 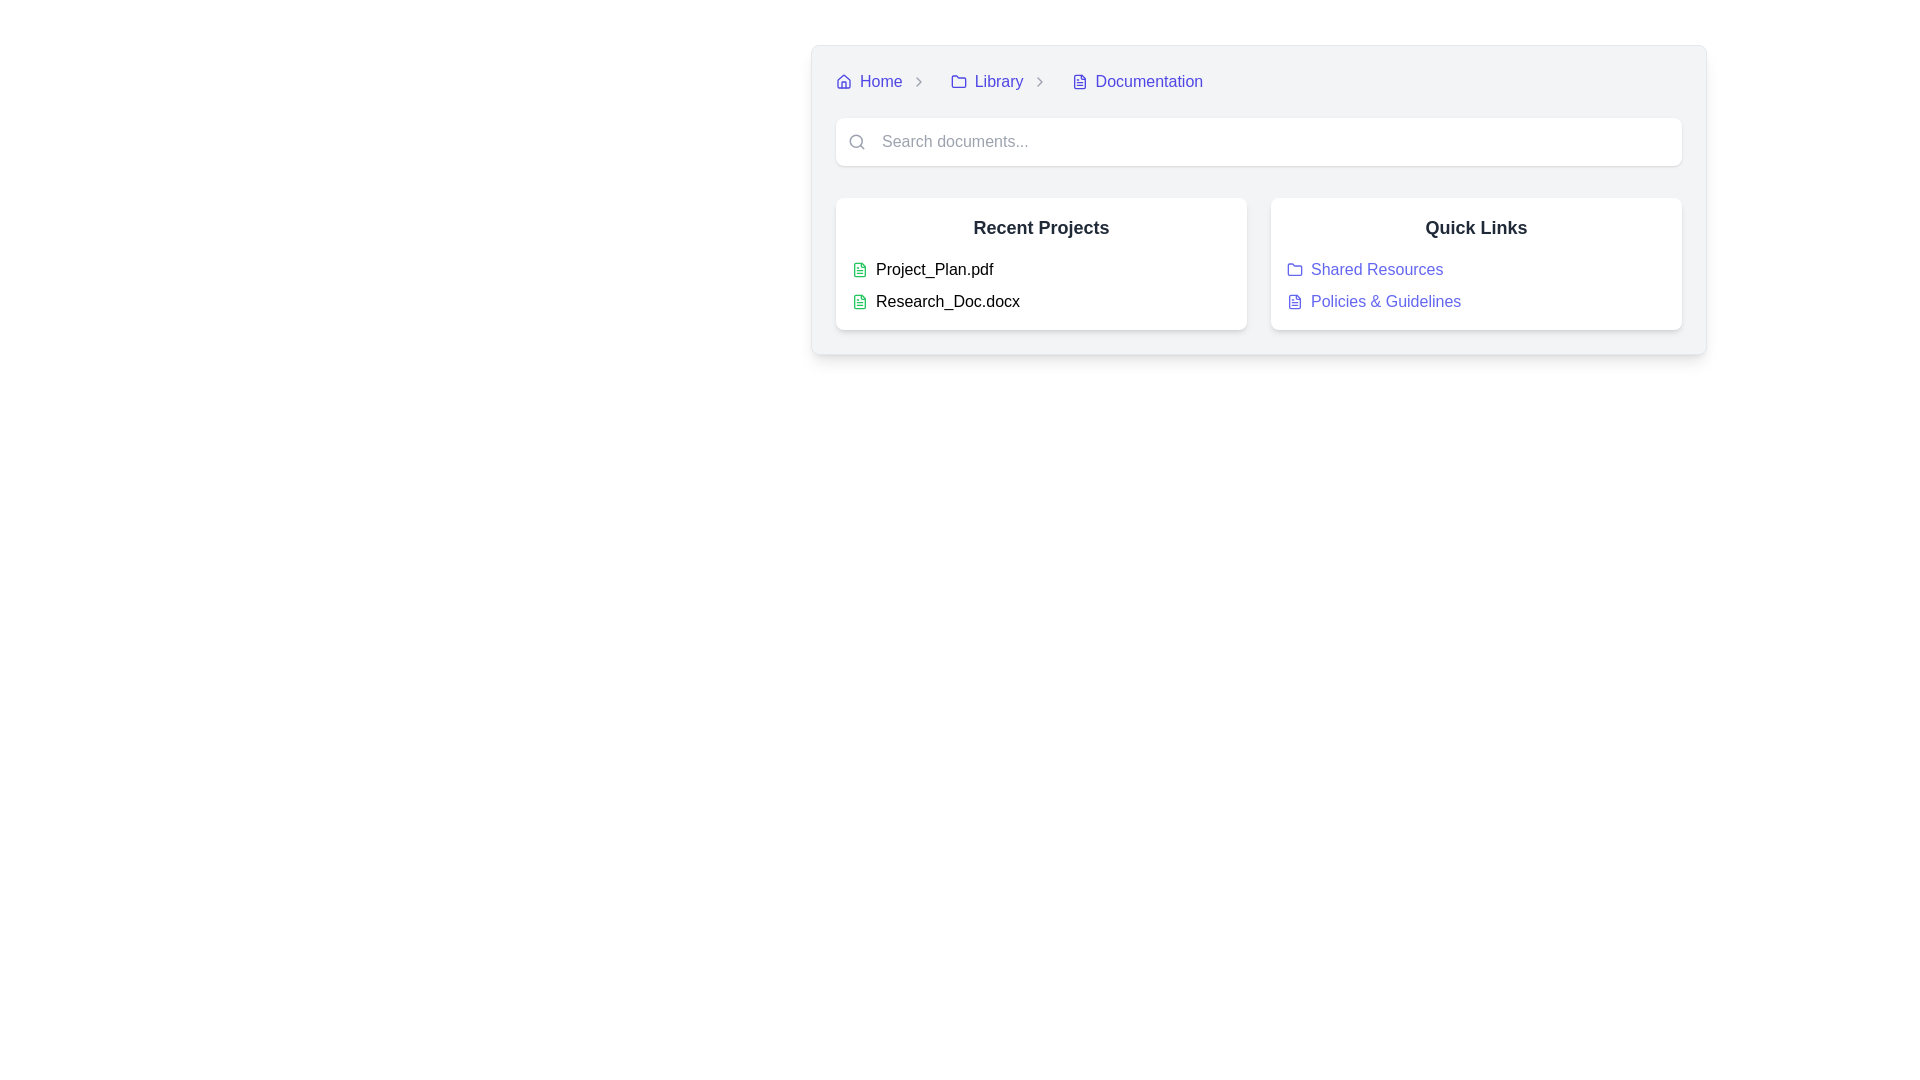 I want to click on the file icon representing 'Project_Plan.pdf' located in the 'Recent Projects' section, so click(x=859, y=270).